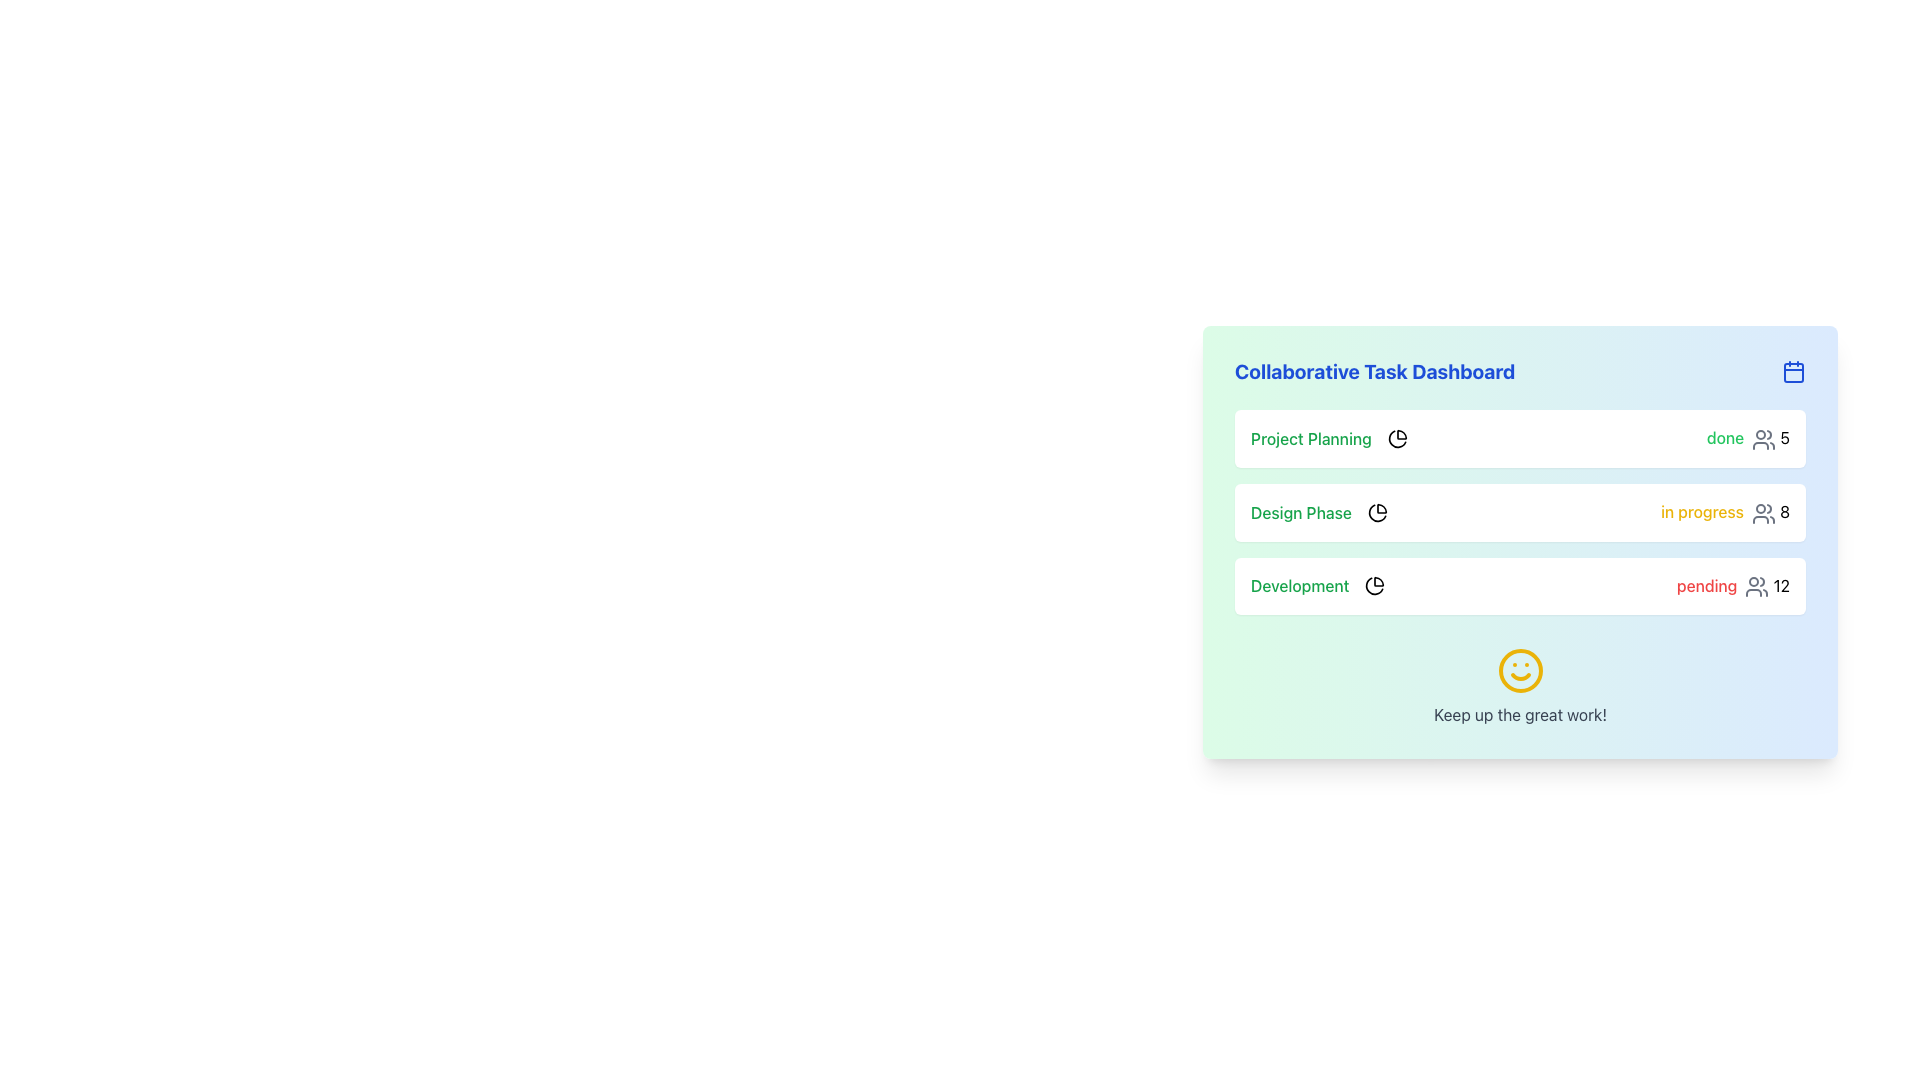 The image size is (1920, 1080). What do you see at coordinates (1396, 437) in the screenshot?
I see `the pie chart icon representing data visualization located in the 'Project Planning' row, positioned to the right of the label 'Project Planning' and before the status text 'done'` at bounding box center [1396, 437].